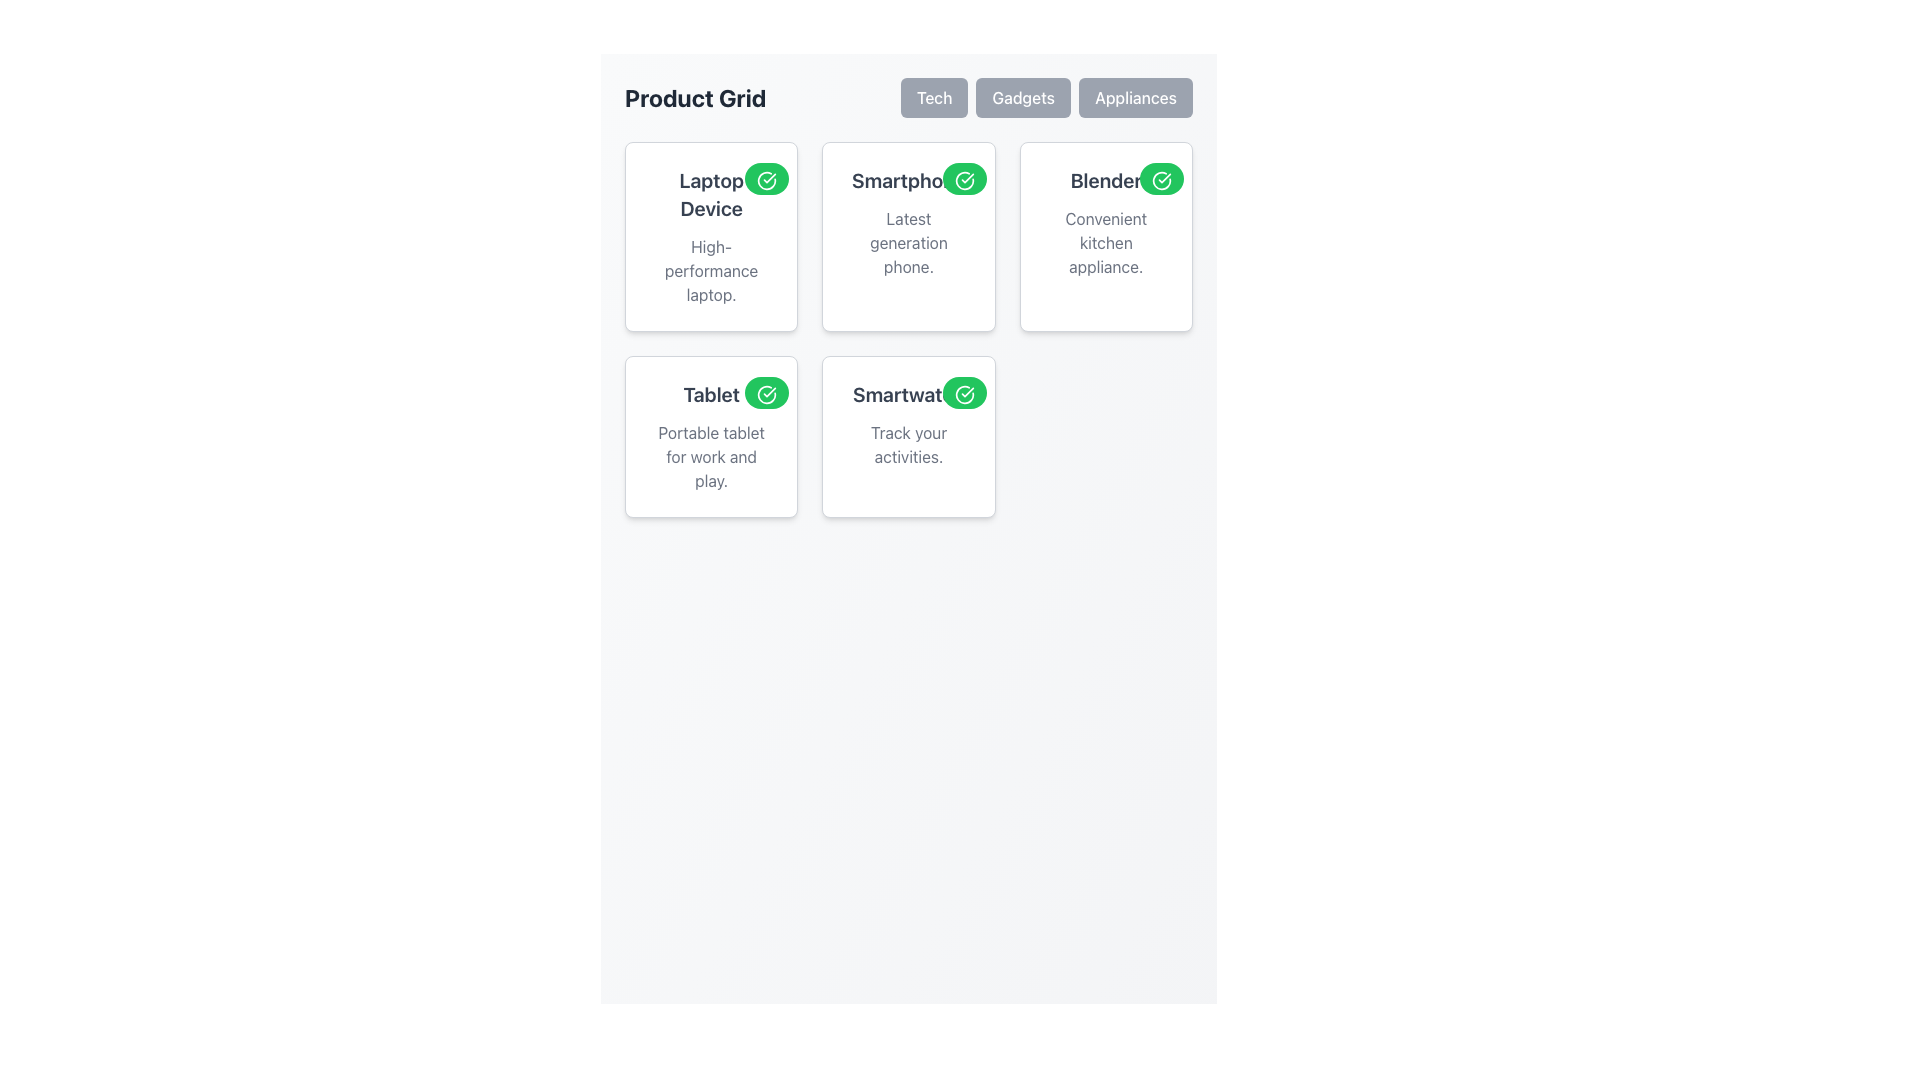 This screenshot has width=1920, height=1080. I want to click on the 'Gadgets' filter button, which is the second of three inline buttons to the right of the 'Product Grid' title, to trigger a visual effect, so click(1045, 97).